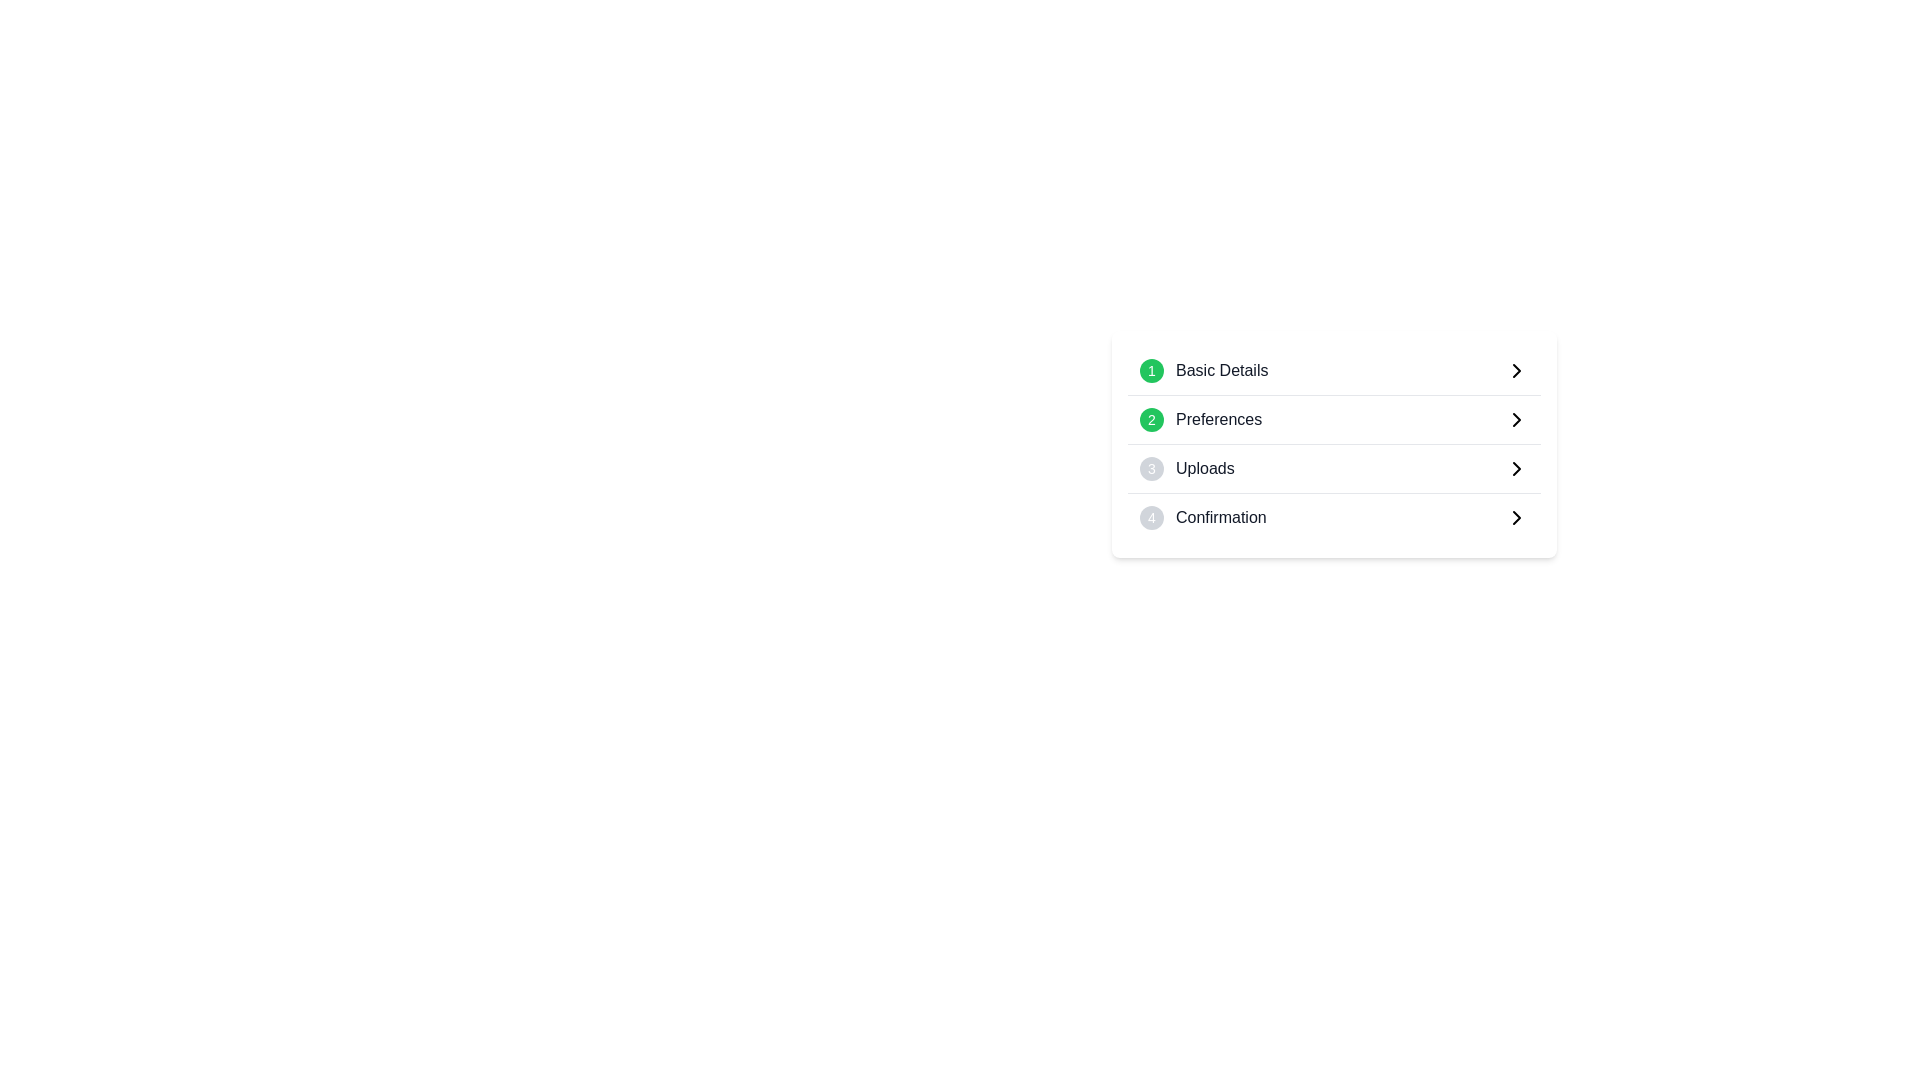  Describe the element at coordinates (1200, 419) in the screenshot. I see `the Step indicator displaying '2 Preferences' with a green badge containing the number '2'` at that location.